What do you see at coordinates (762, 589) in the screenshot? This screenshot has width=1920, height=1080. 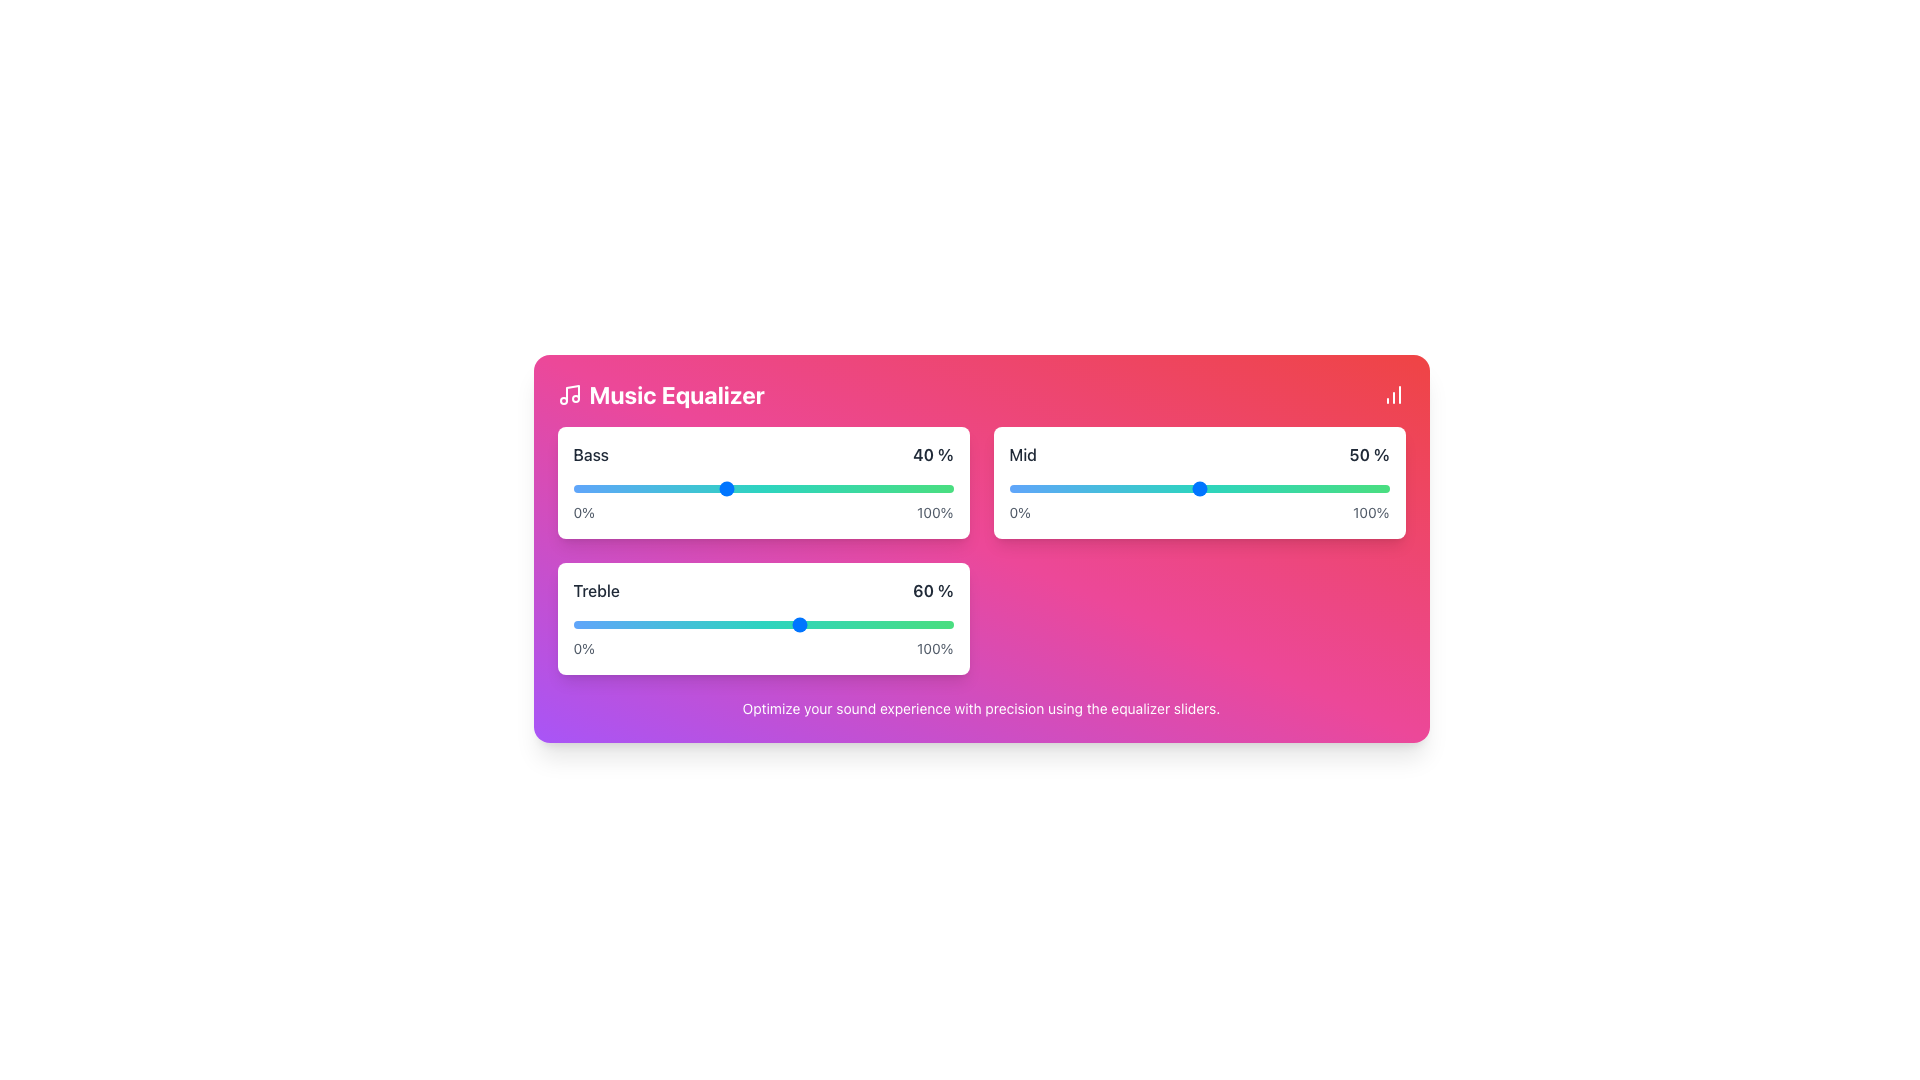 I see `displayed information from the Label element showing 'Treble 60%' in the music equalizer interface, positioned above the gradient-colored slider bar` at bounding box center [762, 589].